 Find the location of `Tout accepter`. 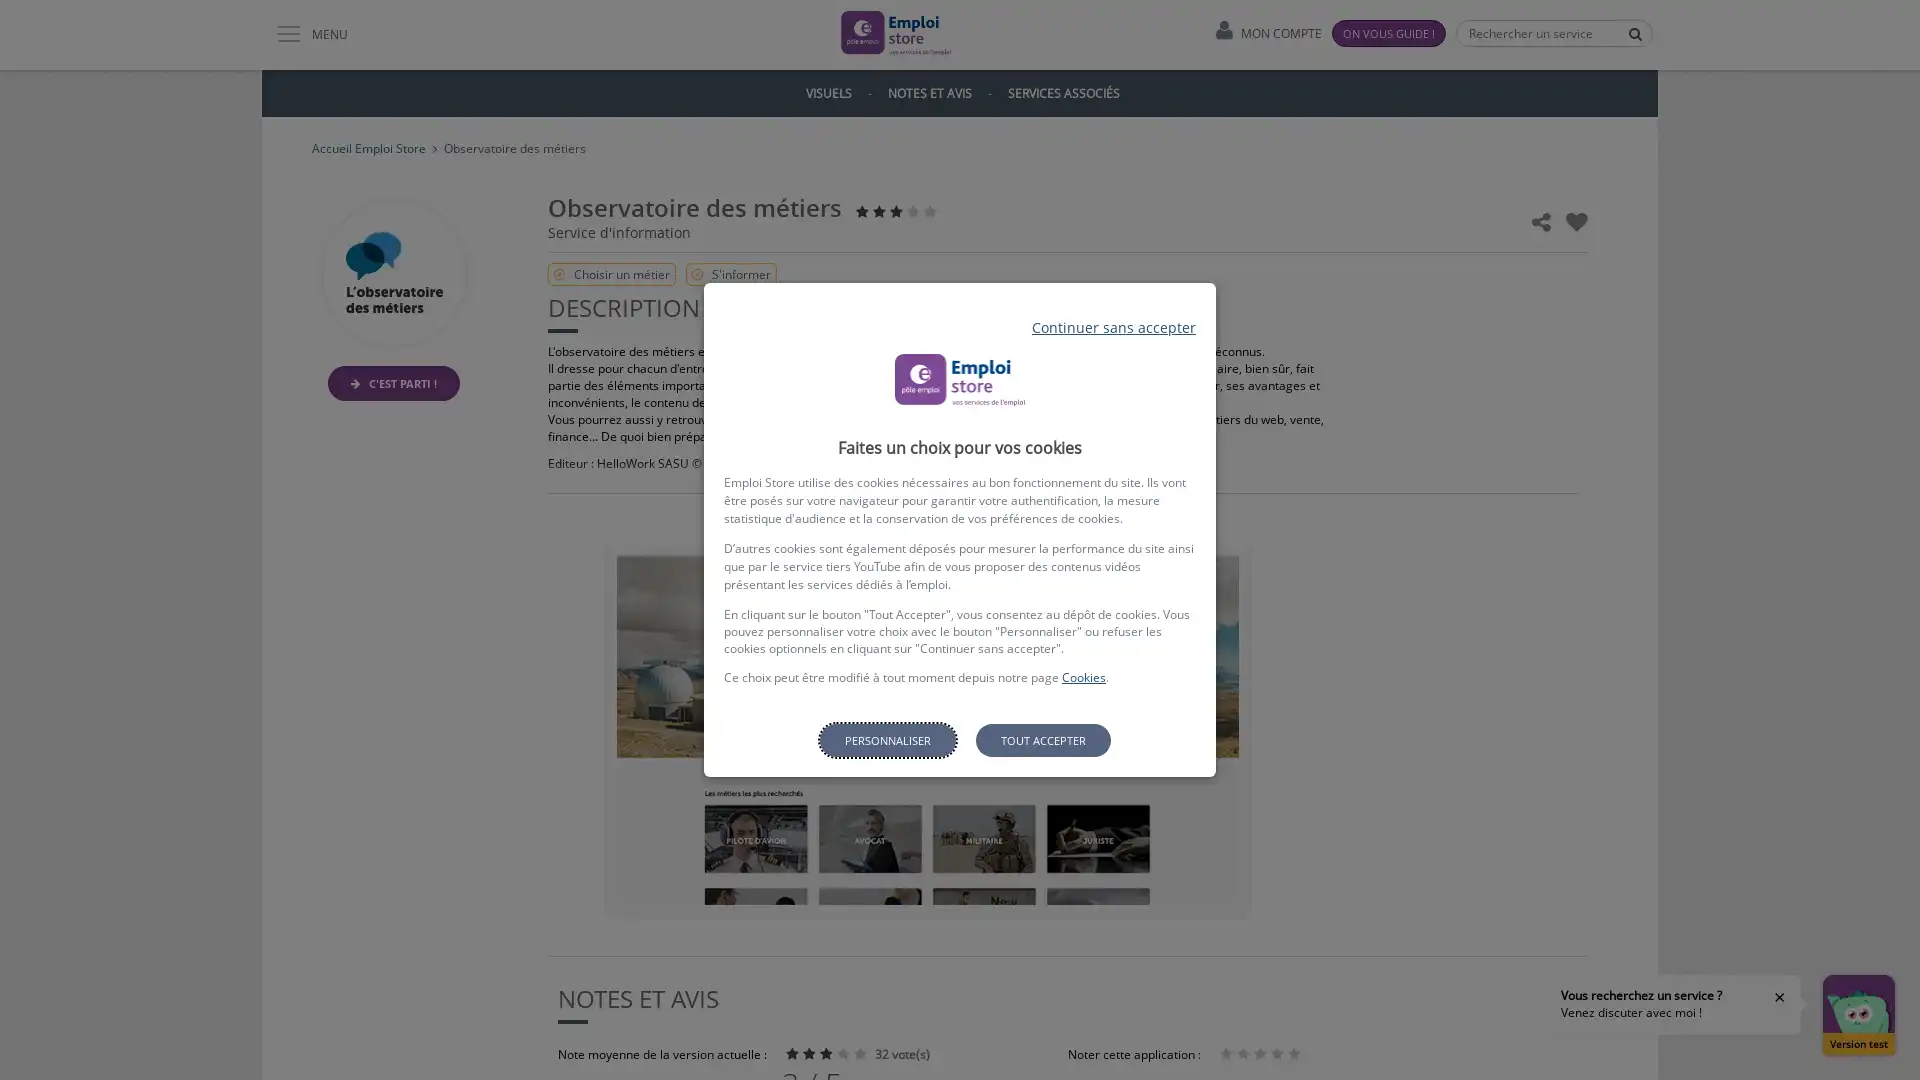

Tout accepter is located at coordinates (1041, 740).